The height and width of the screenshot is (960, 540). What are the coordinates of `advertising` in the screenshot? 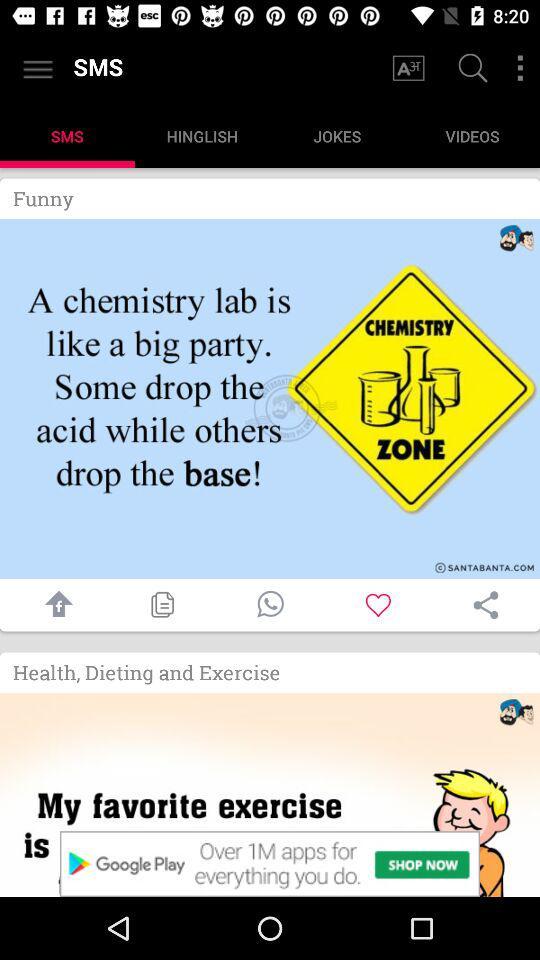 It's located at (270, 794).